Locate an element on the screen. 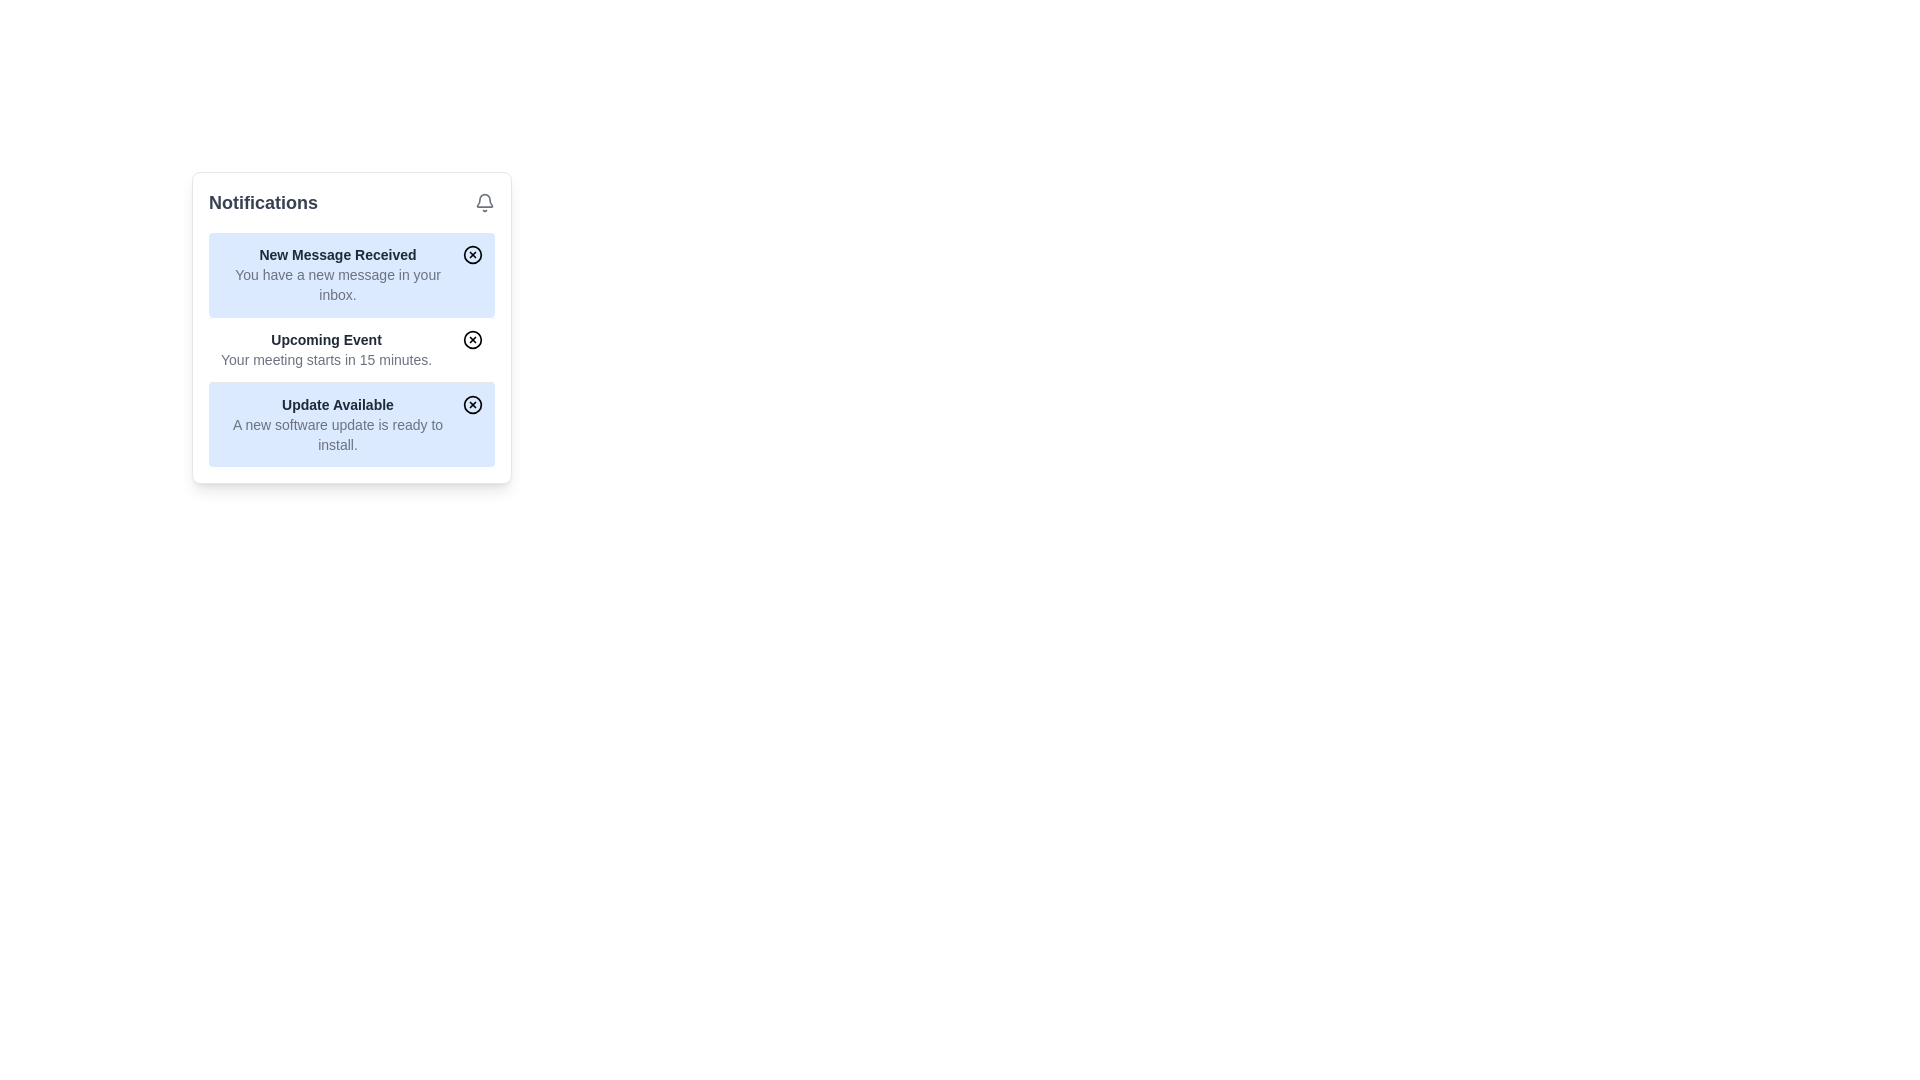 This screenshot has height=1080, width=1920. the prominent 'Notifications' text label, which is styled in bold, large gray font and positioned at the top-left corner of the notification panel is located at coordinates (262, 203).